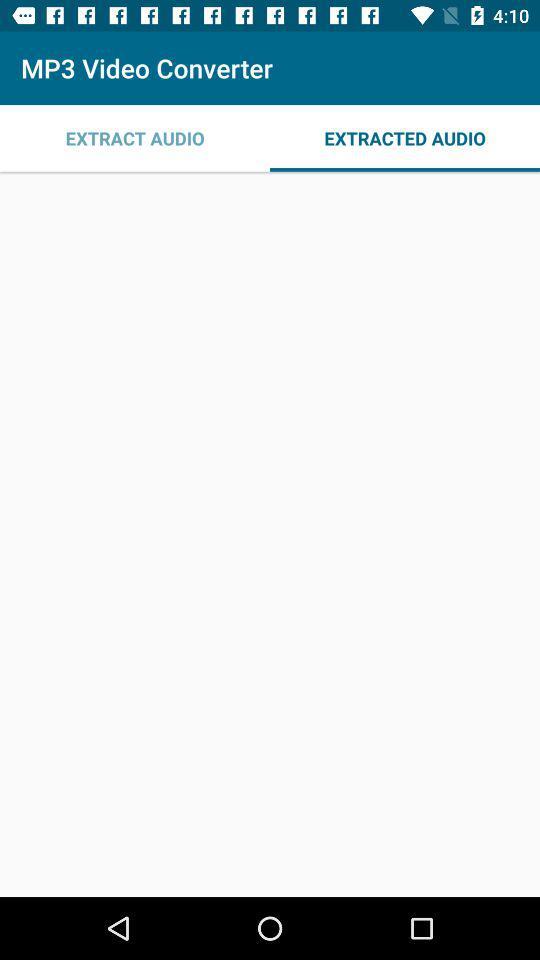  What do you see at coordinates (135, 137) in the screenshot?
I see `the item to the left of extracted audio icon` at bounding box center [135, 137].